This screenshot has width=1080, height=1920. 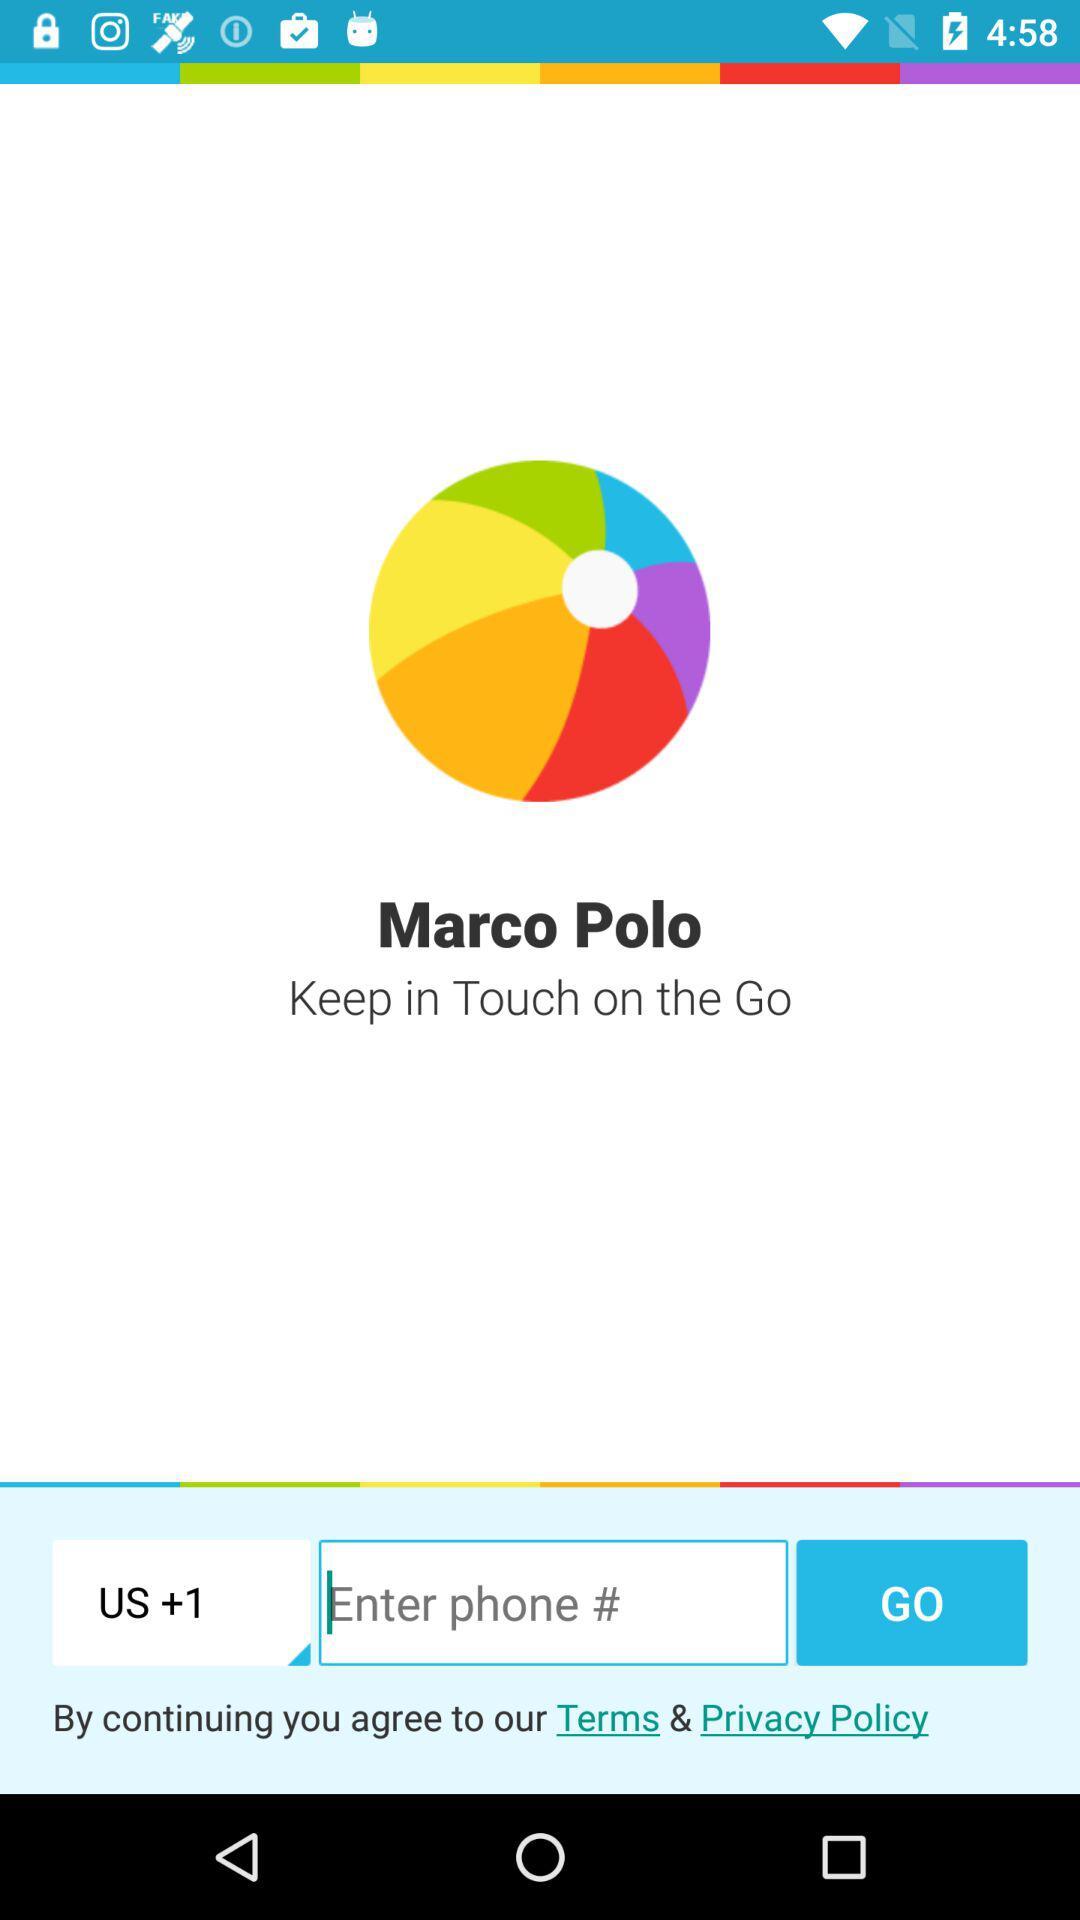 What do you see at coordinates (553, 1602) in the screenshot?
I see `icon next to the us +1 item` at bounding box center [553, 1602].